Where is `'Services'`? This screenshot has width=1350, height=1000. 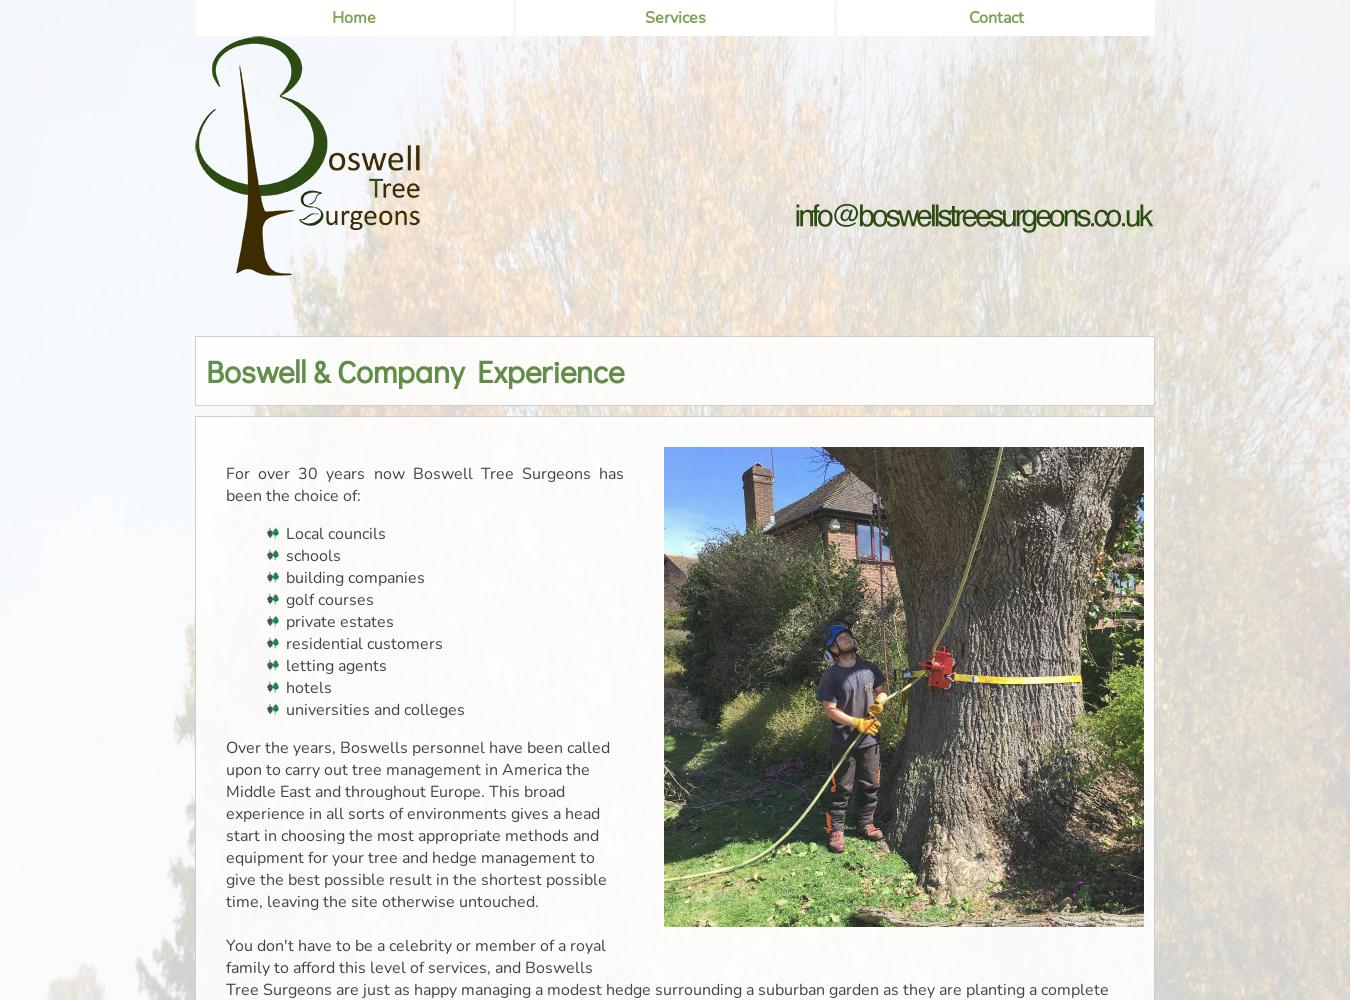
'Services' is located at coordinates (643, 18).